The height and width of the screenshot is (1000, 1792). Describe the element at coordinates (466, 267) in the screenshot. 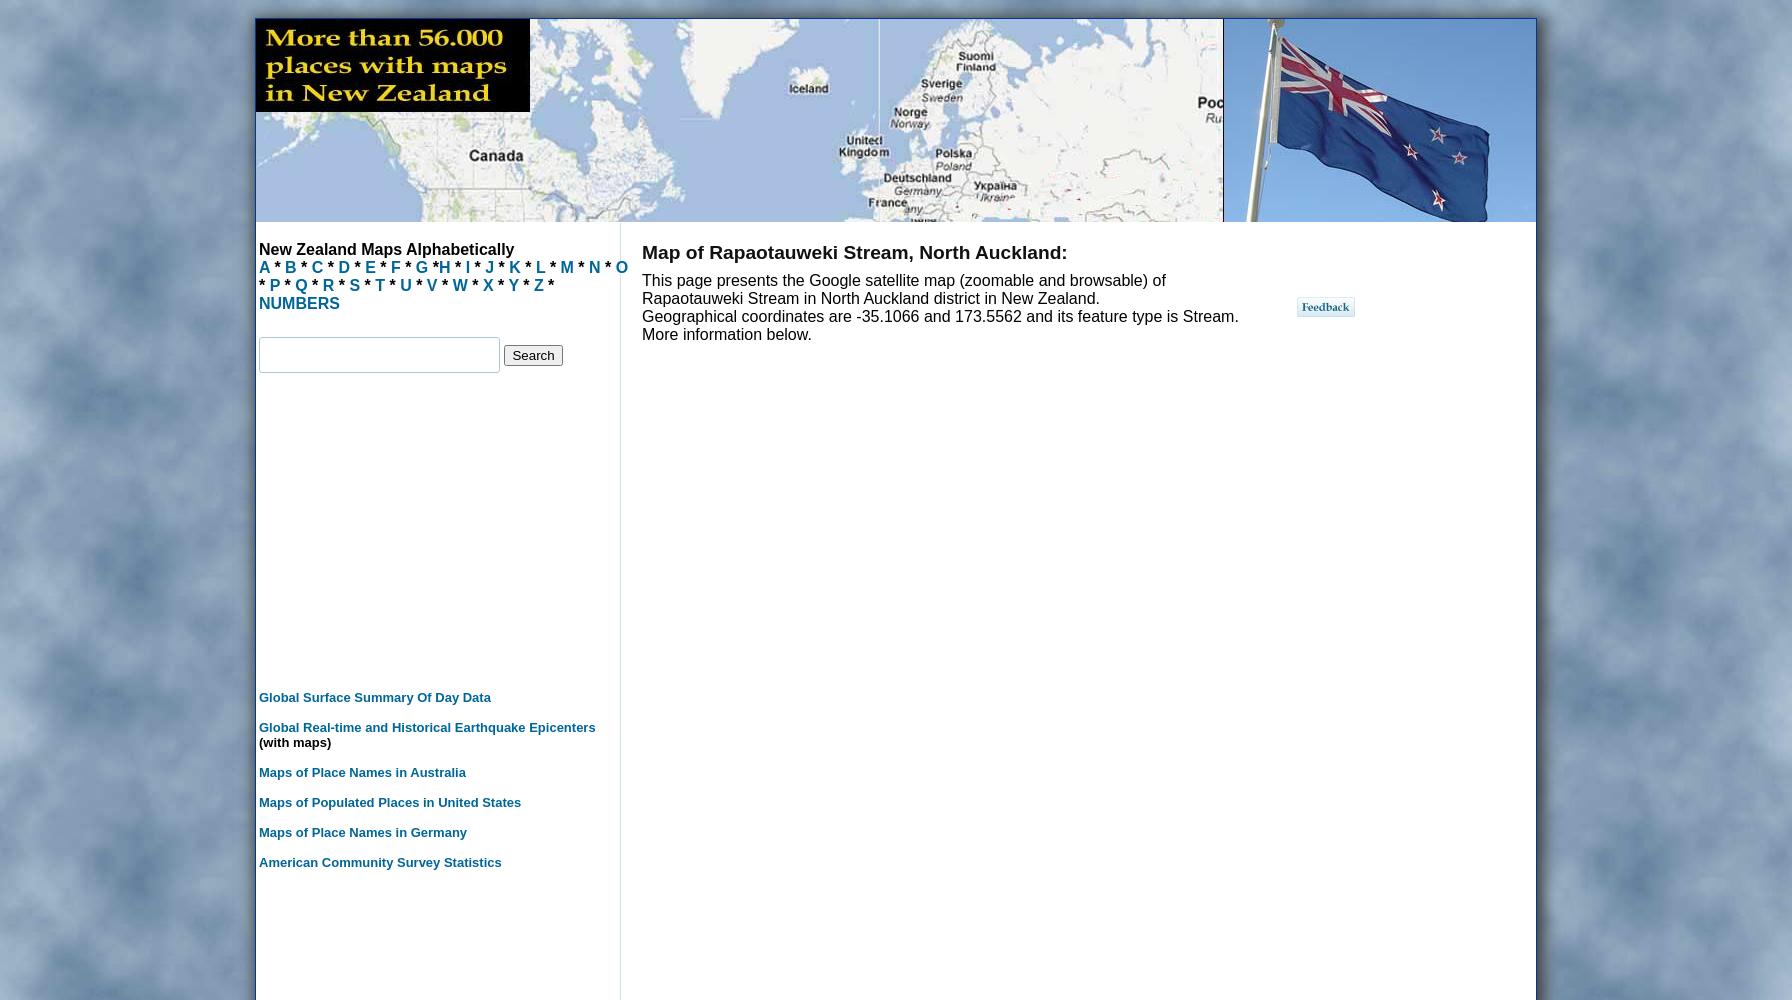

I see `'I'` at that location.